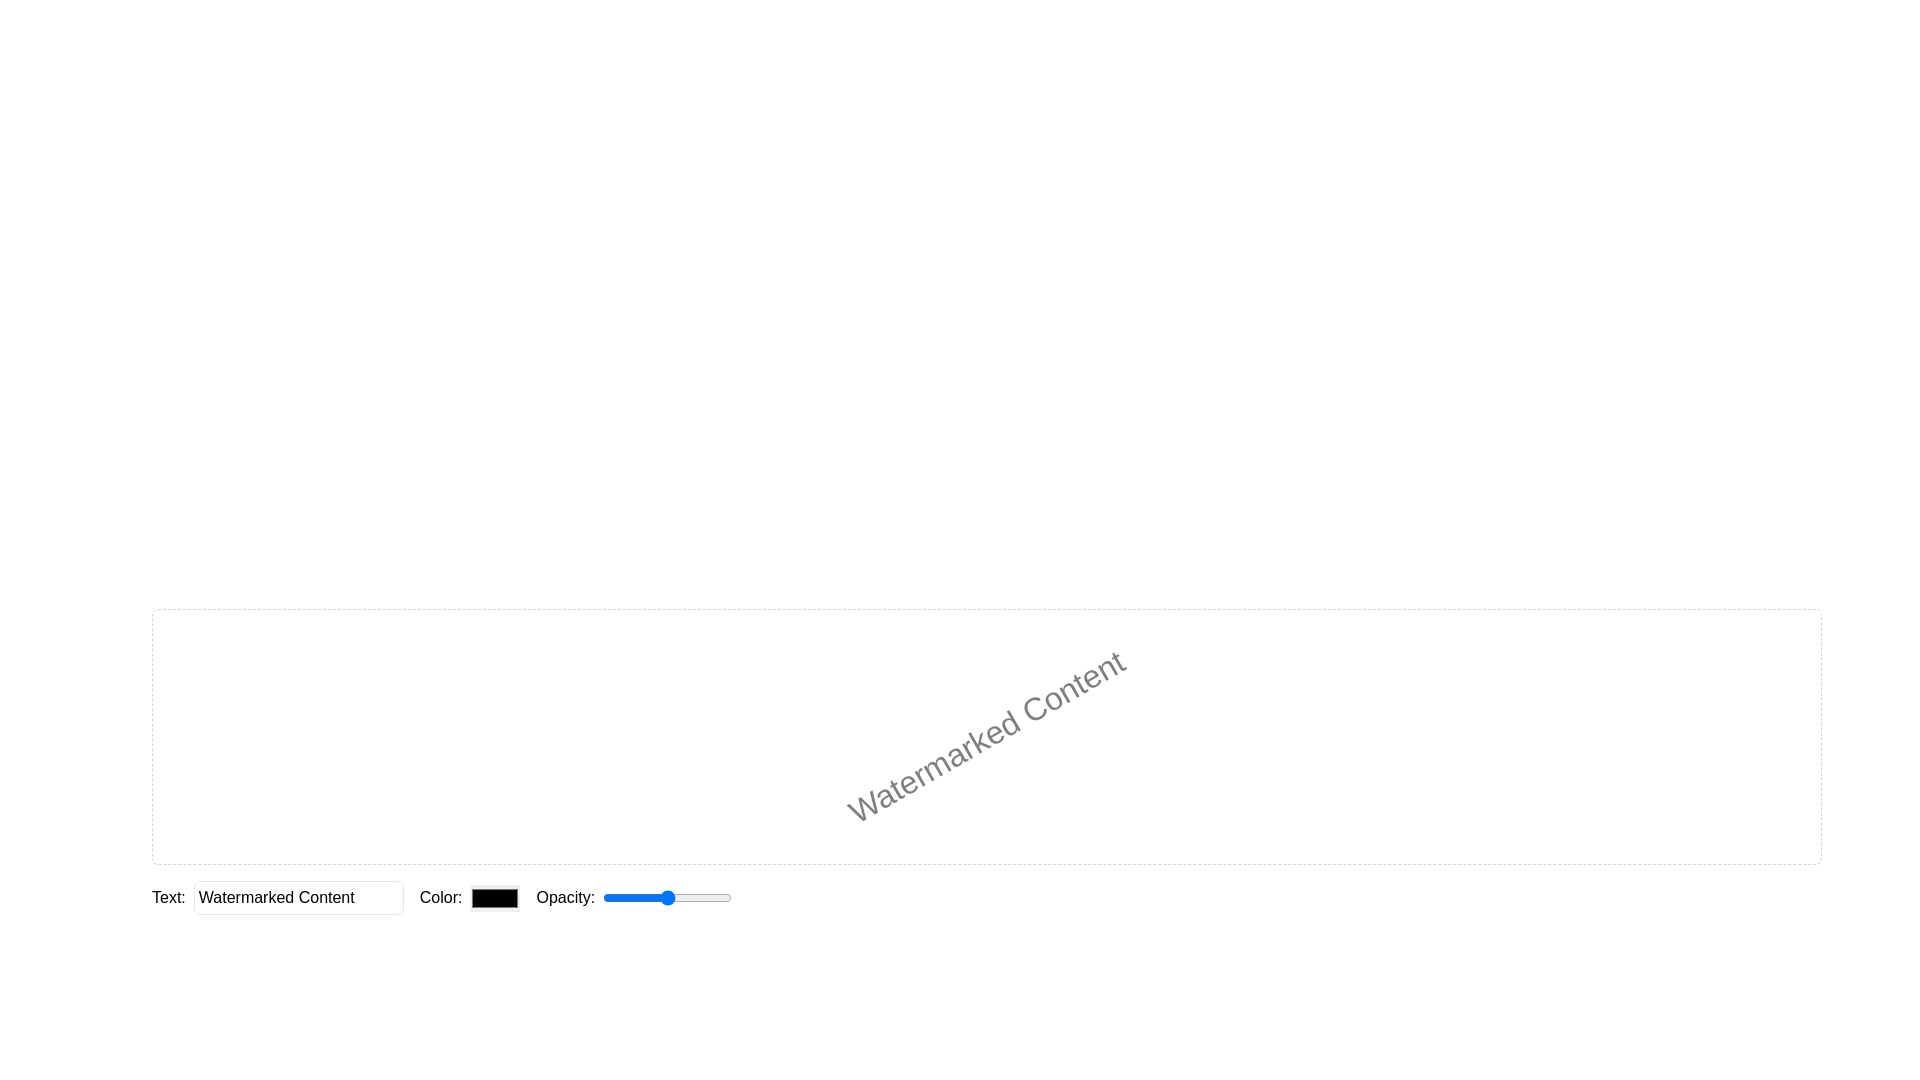  I want to click on opacity, so click(701, 897).